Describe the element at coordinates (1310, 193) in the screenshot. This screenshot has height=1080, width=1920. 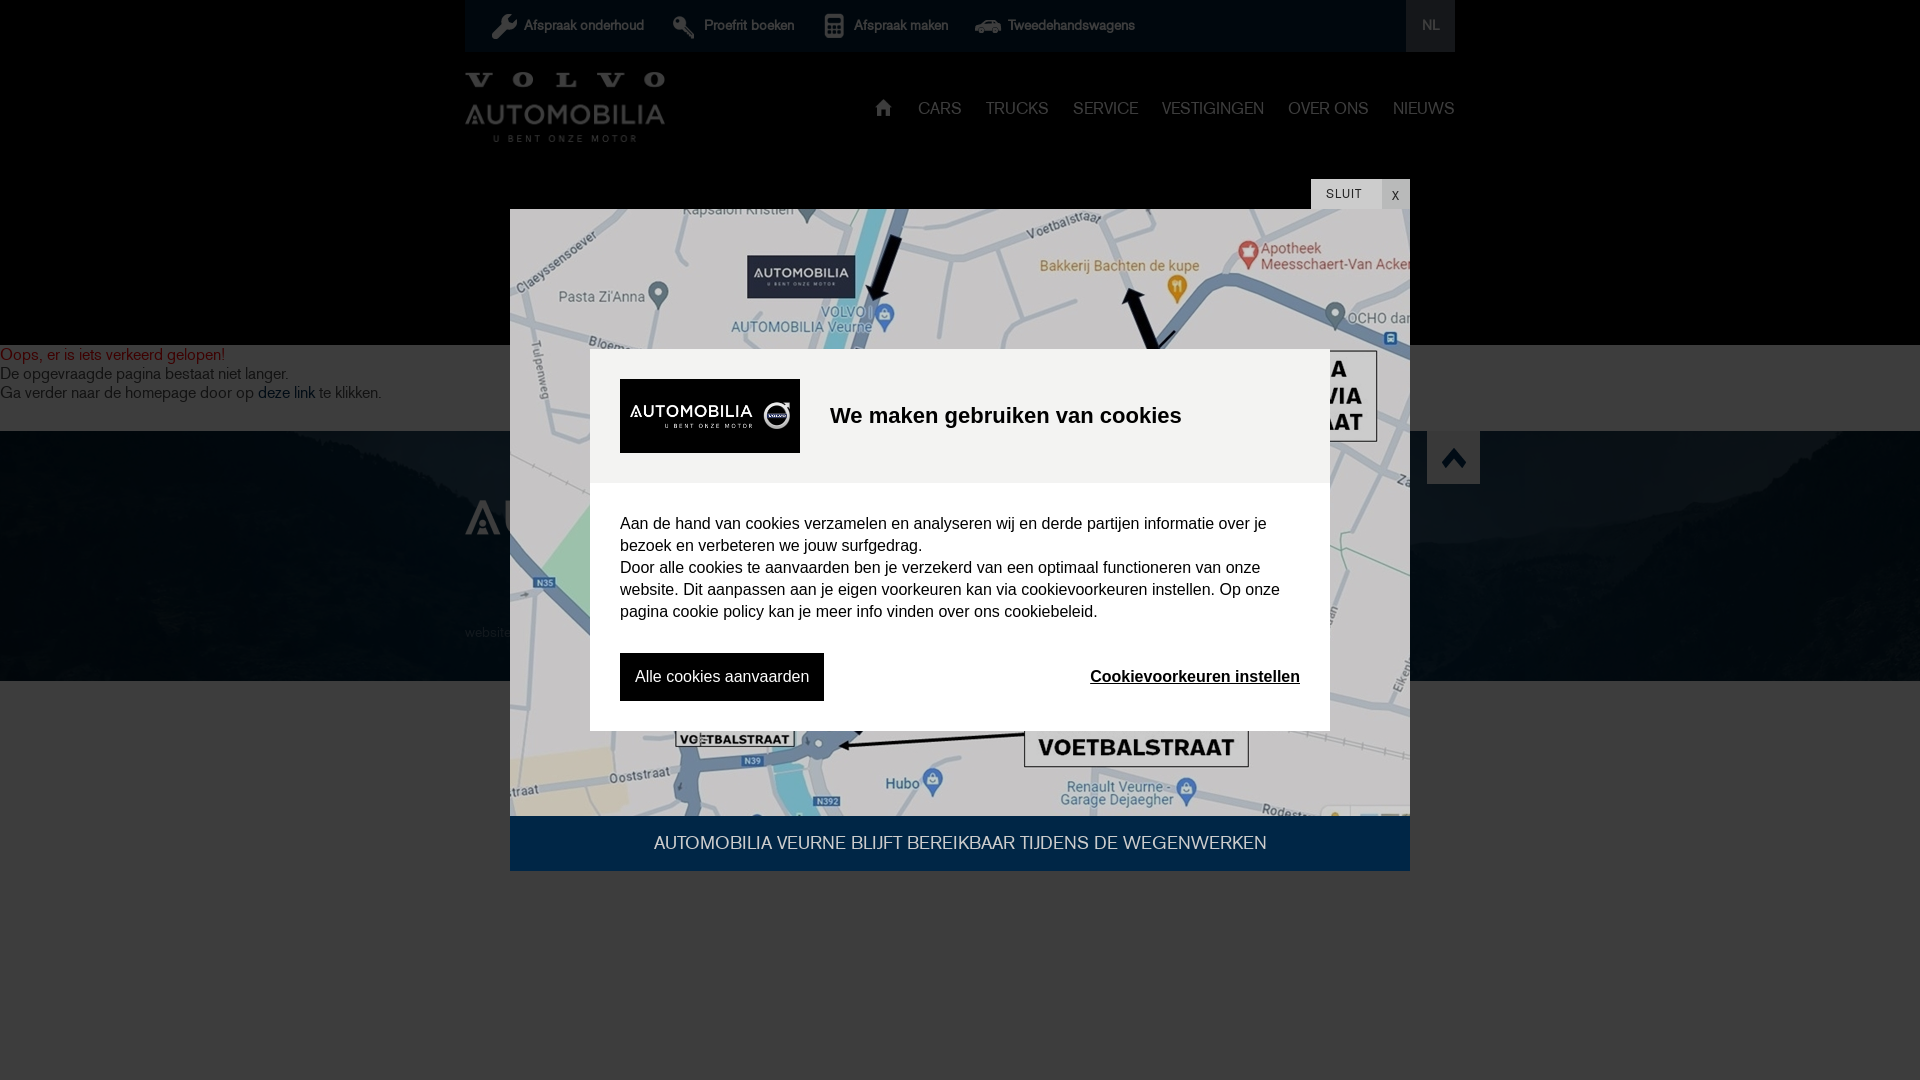
I see `'SLUIT` at that location.